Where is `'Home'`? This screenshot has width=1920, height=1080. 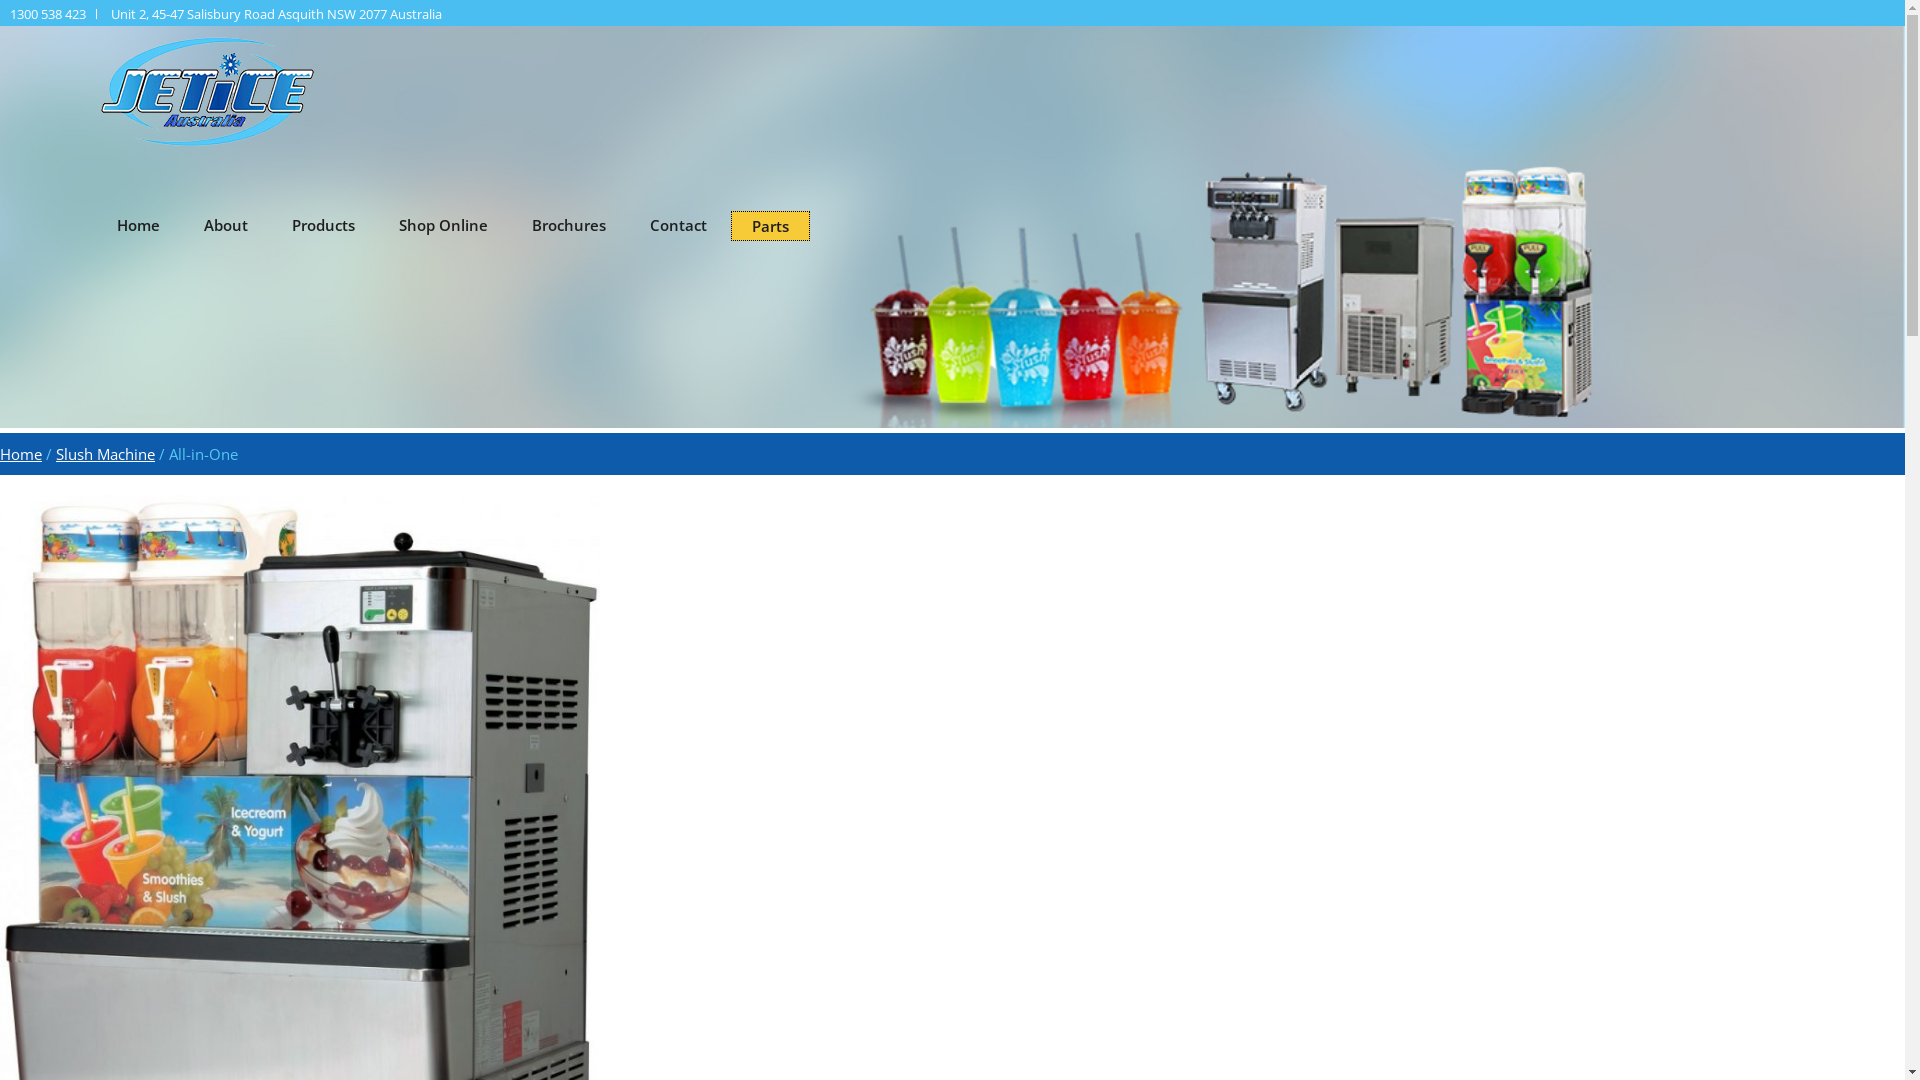 'Home' is located at coordinates (20, 454).